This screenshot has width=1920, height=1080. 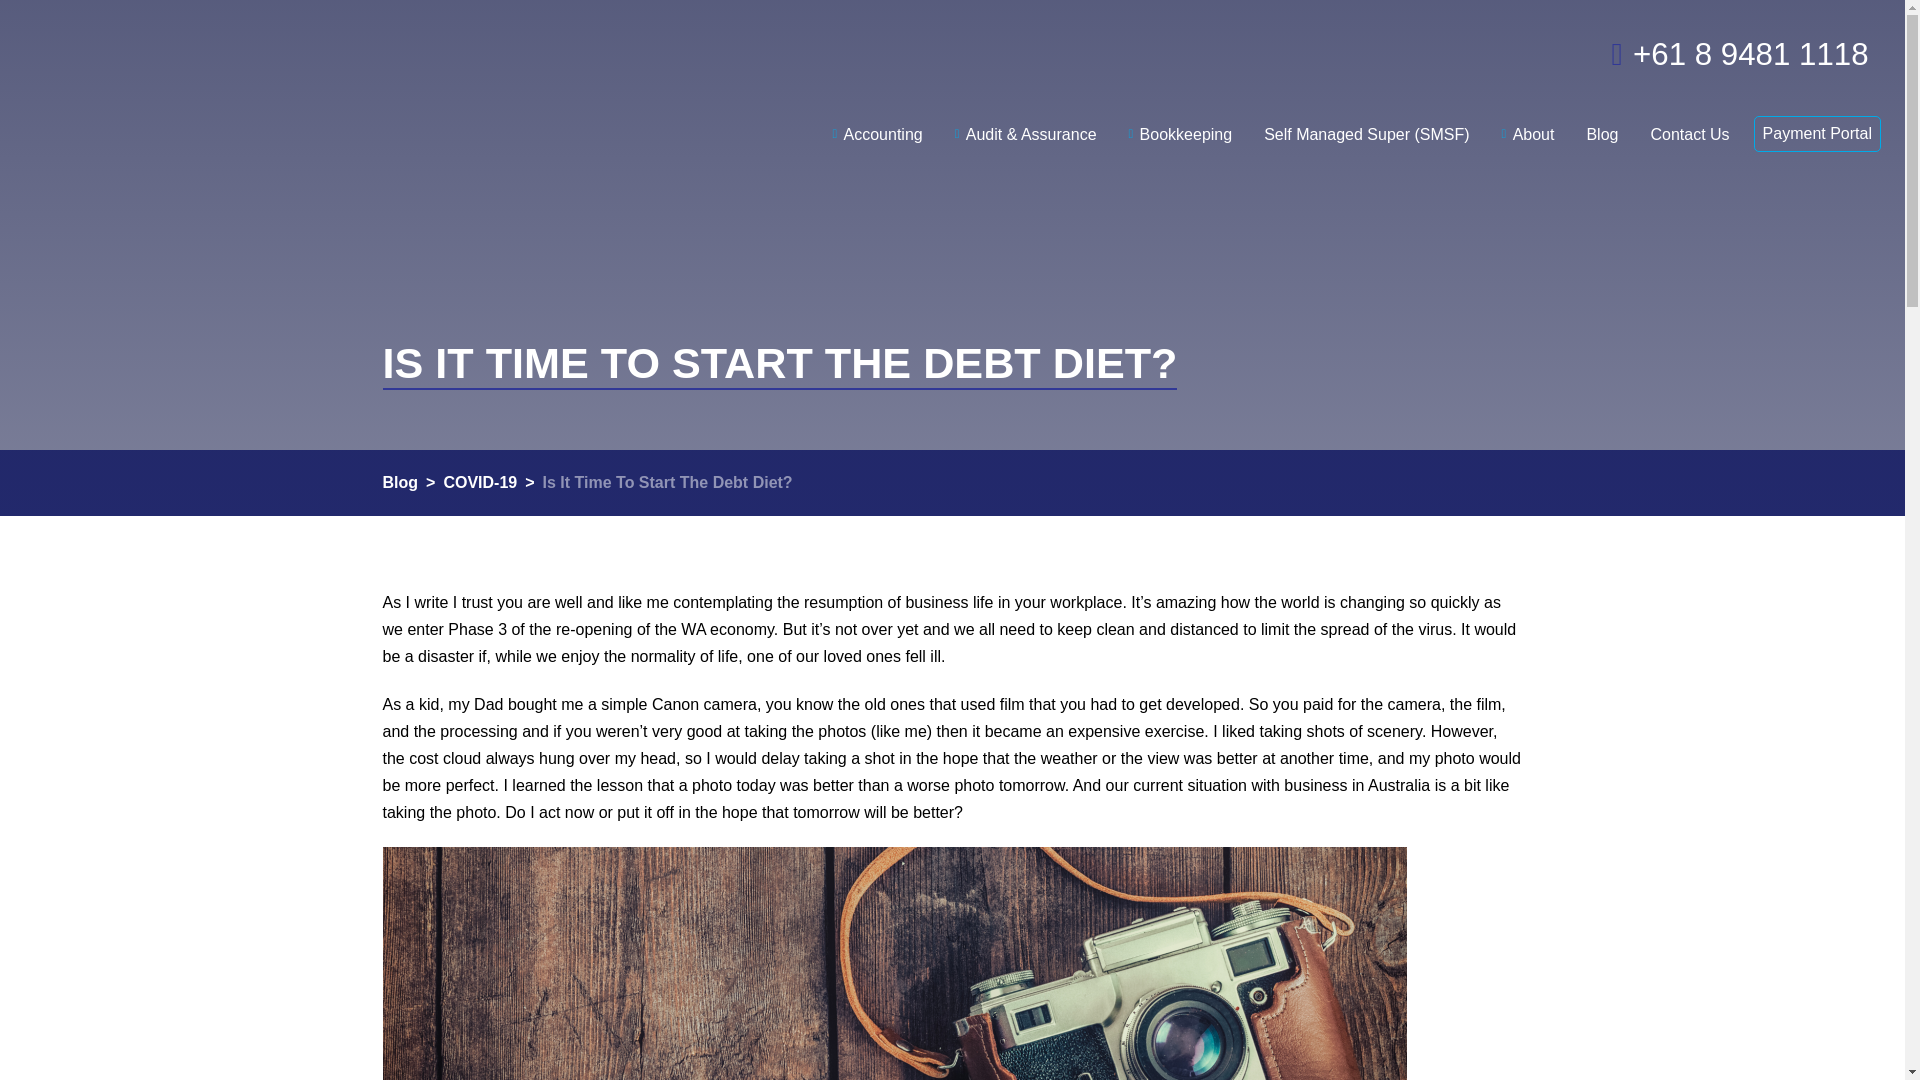 What do you see at coordinates (1527, 119) in the screenshot?
I see `'About'` at bounding box center [1527, 119].